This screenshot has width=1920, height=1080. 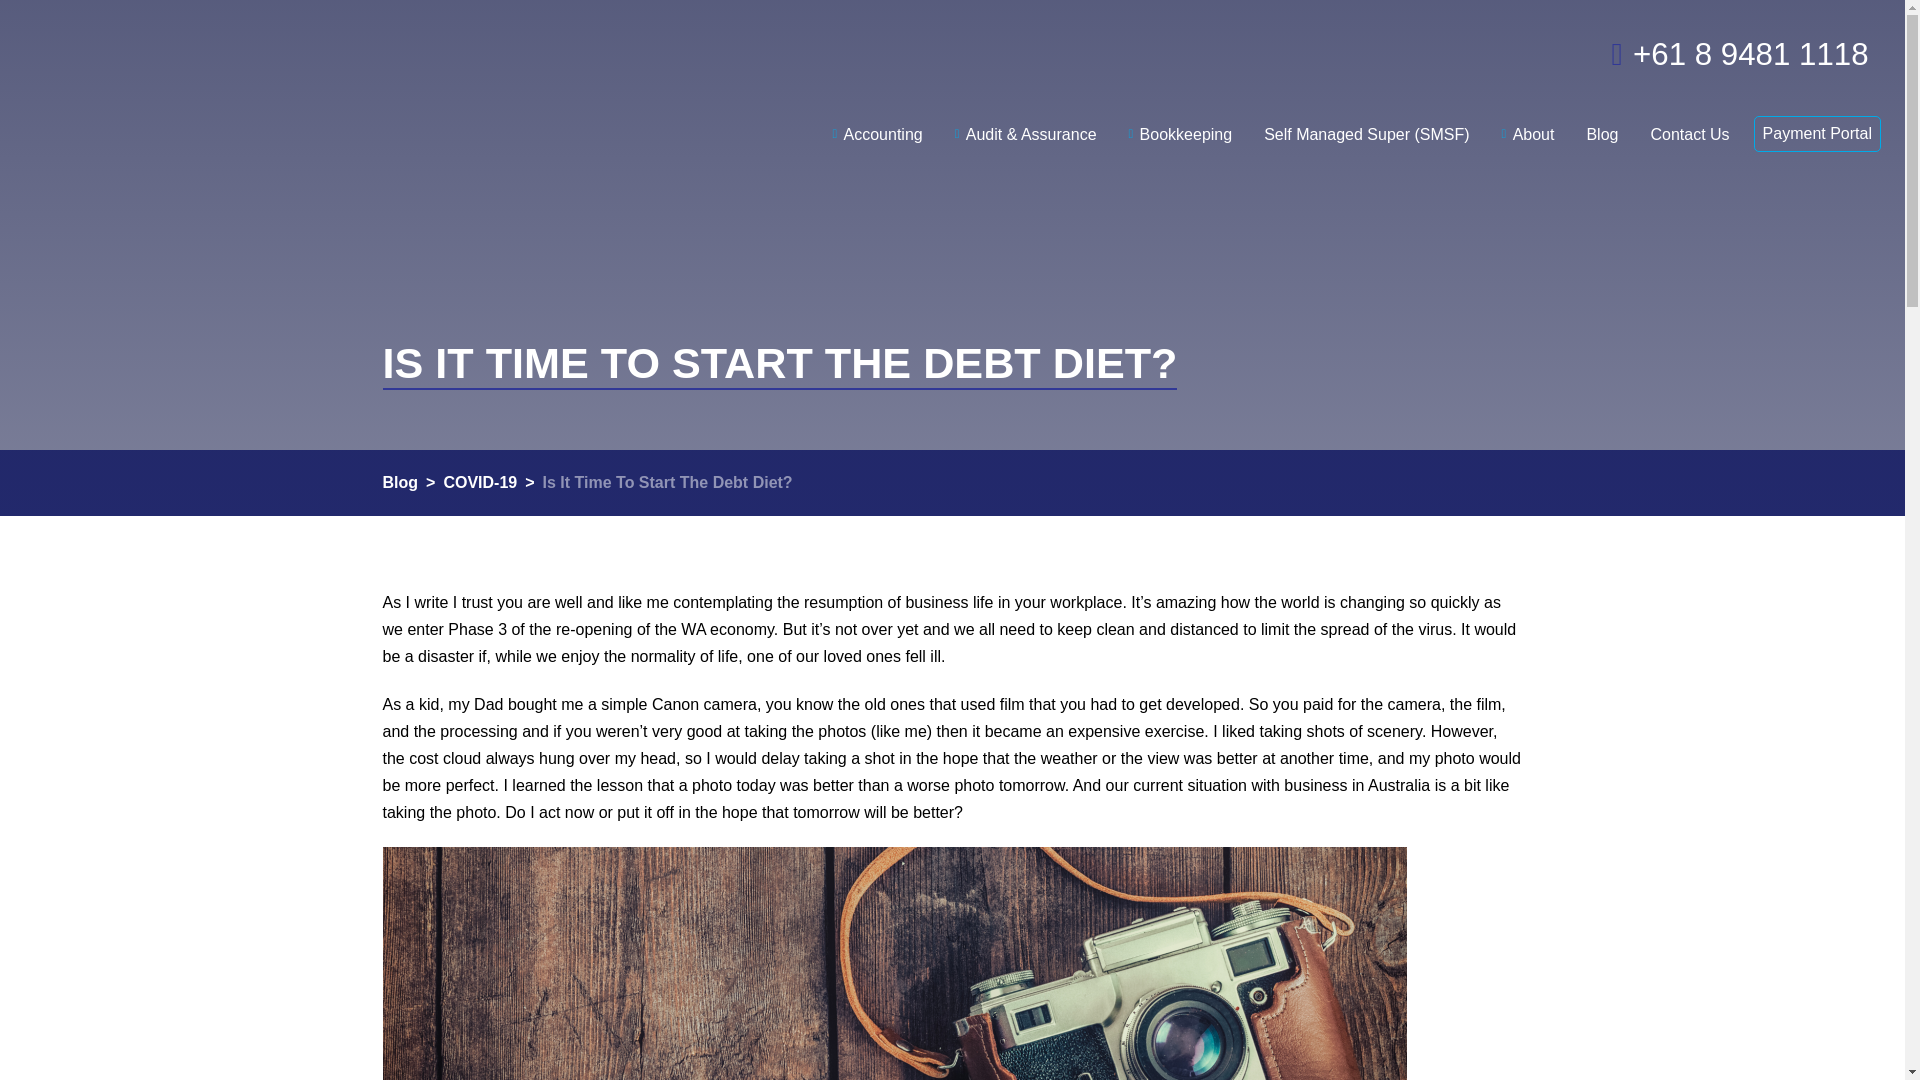 What do you see at coordinates (1527, 119) in the screenshot?
I see `'About'` at bounding box center [1527, 119].